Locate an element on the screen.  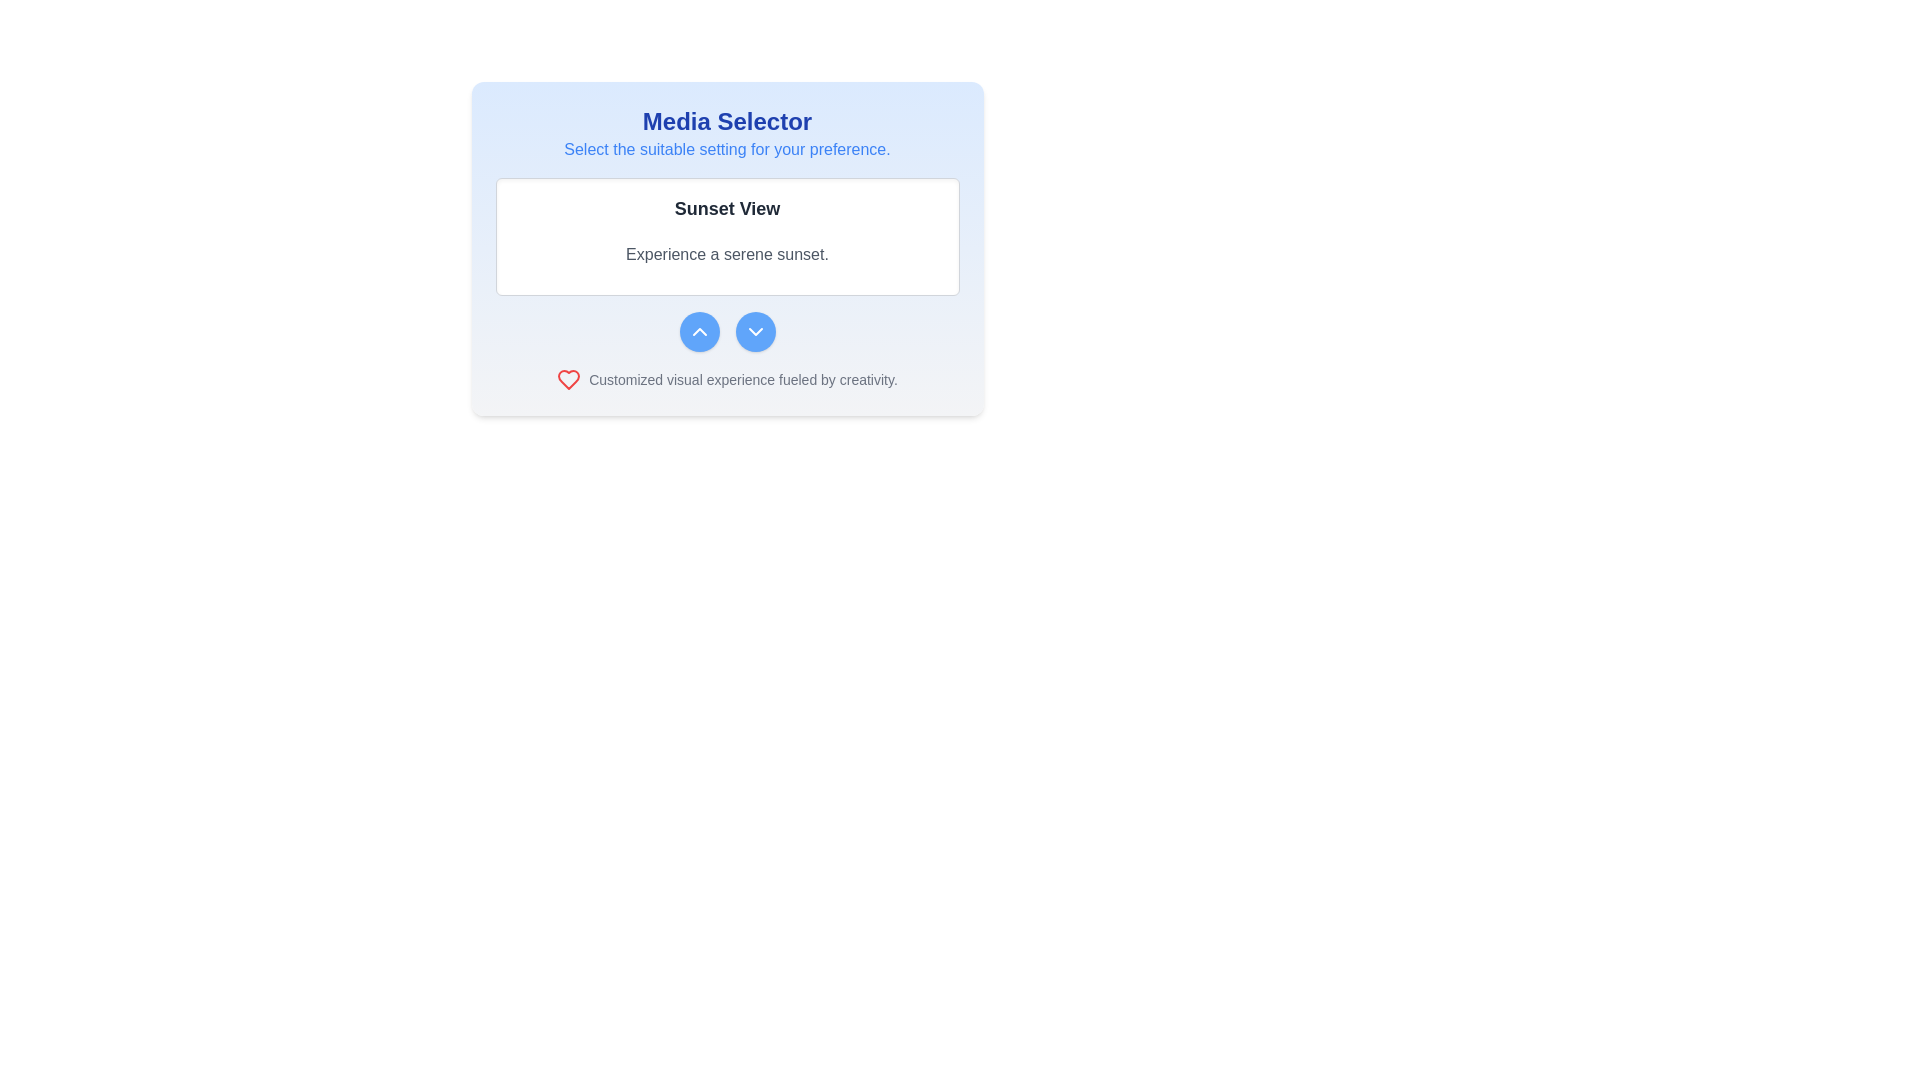
the text element that reads 'Customized visual experience fueled by creativity.' which is accompanied by a red heart icon on its left is located at coordinates (726, 380).